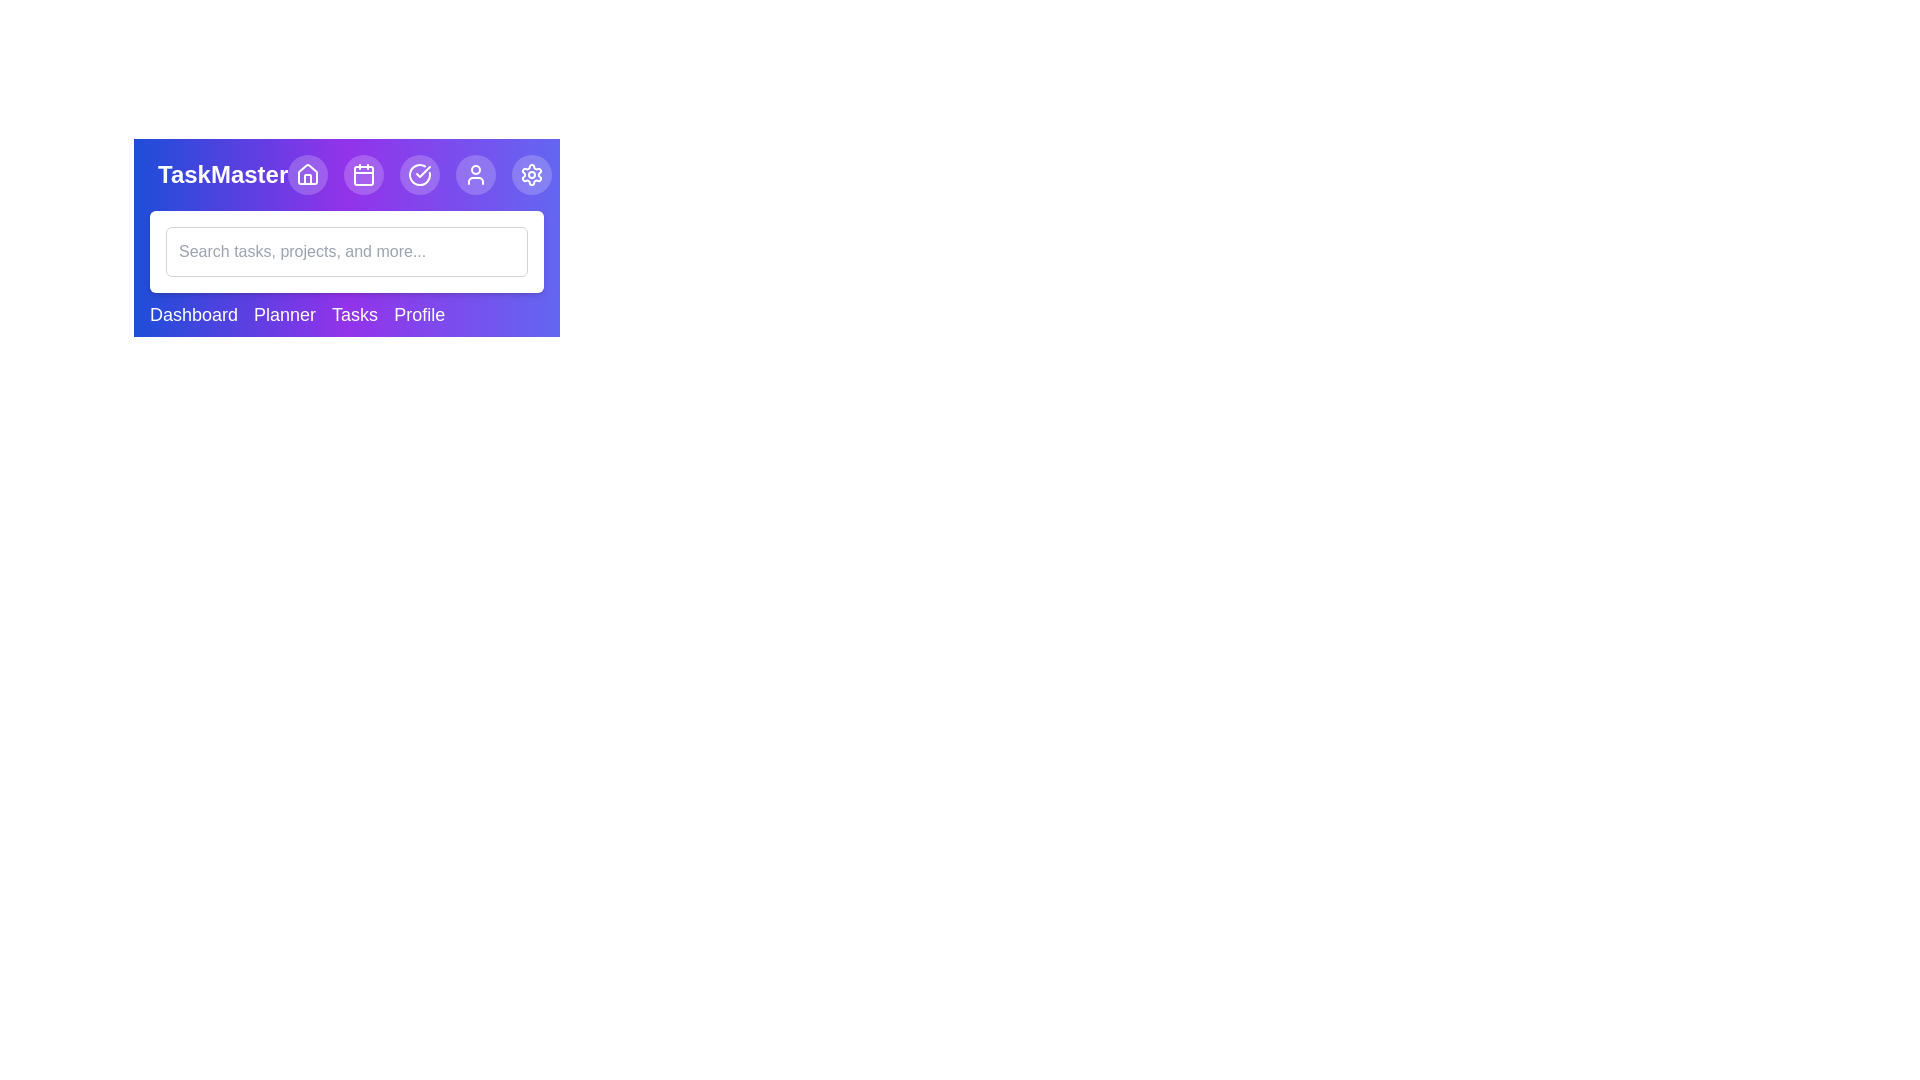  I want to click on the navigation icon corresponding to Settings, so click(532, 173).